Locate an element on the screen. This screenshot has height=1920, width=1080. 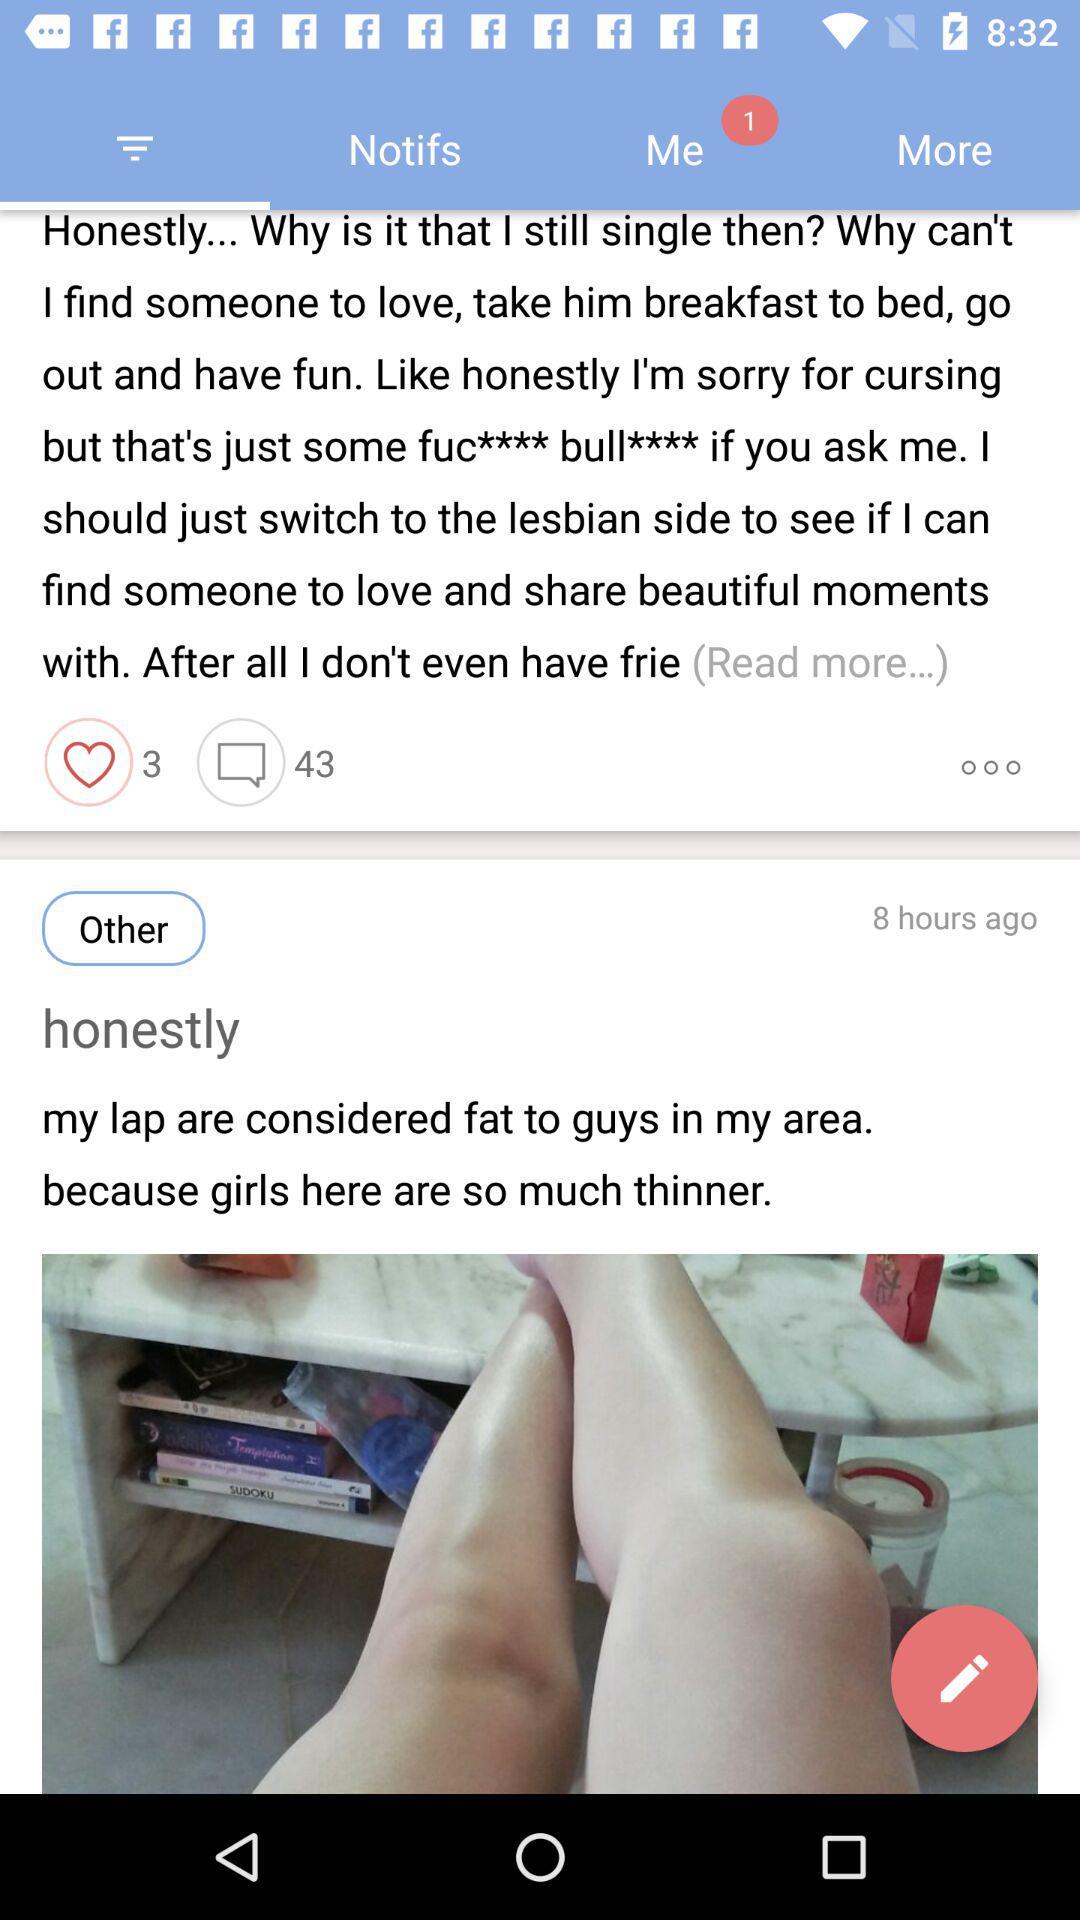
the image above the text other is located at coordinates (88, 762).